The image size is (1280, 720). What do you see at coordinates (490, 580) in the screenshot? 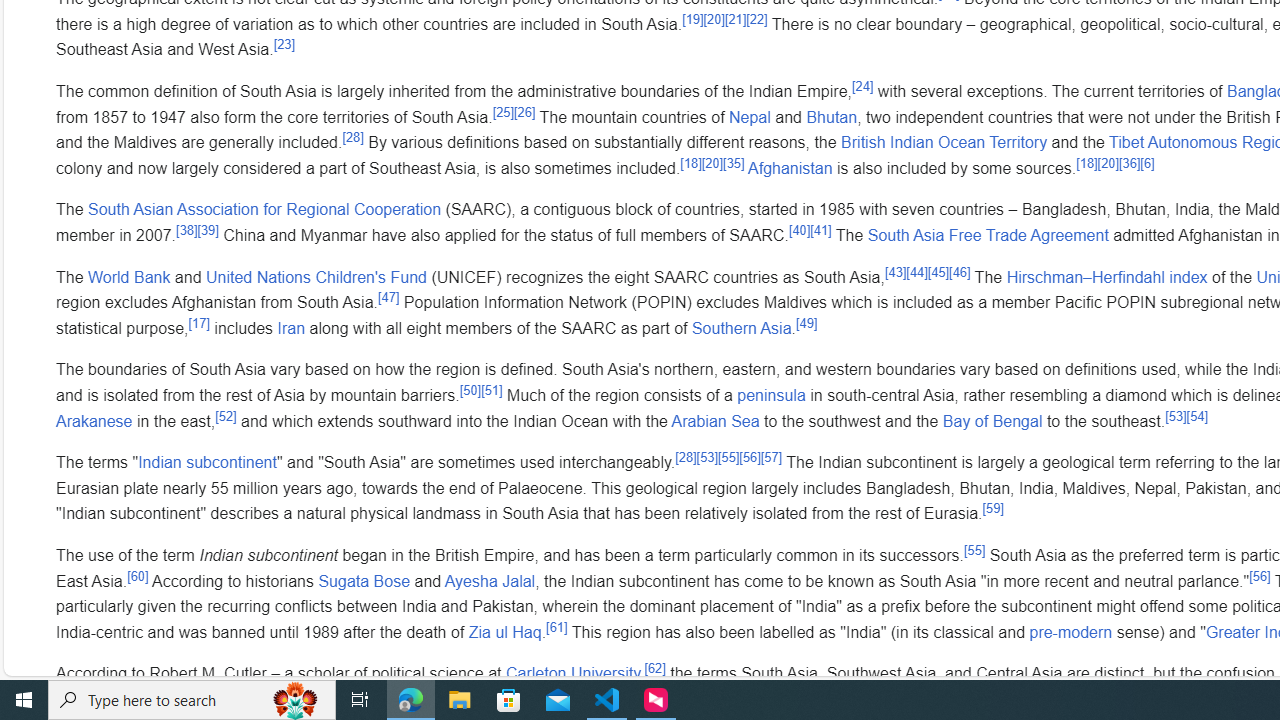
I see `'Ayesha Jalal'` at bounding box center [490, 580].